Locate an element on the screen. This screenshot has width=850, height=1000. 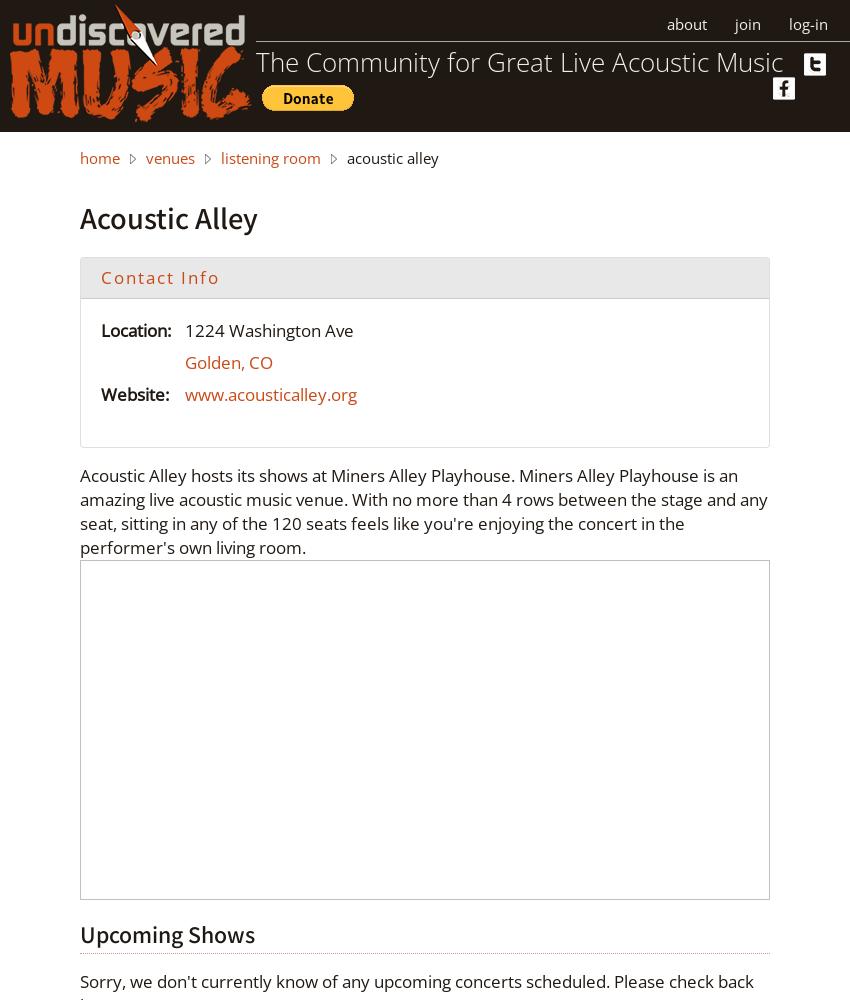
'Upcoming Shows' is located at coordinates (167, 933).